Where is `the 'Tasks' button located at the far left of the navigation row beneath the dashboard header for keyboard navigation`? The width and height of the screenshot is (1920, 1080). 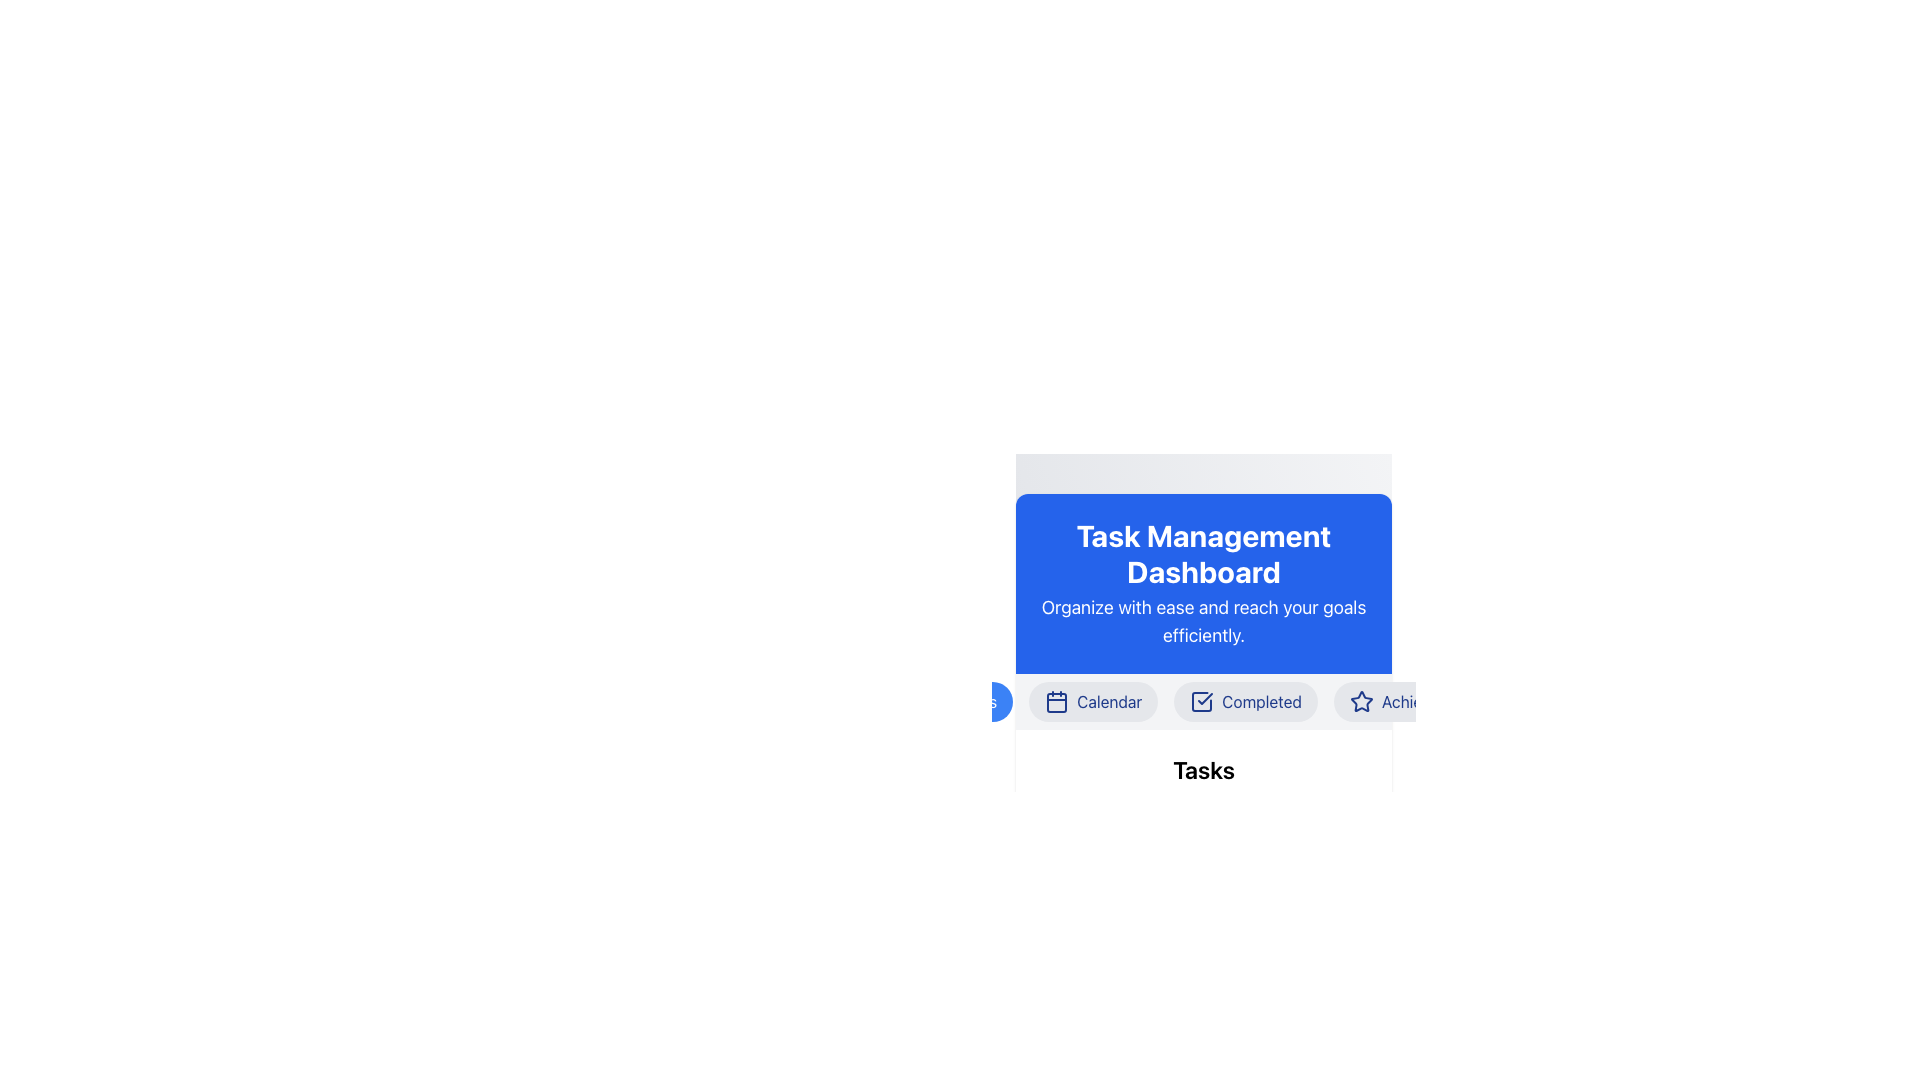 the 'Tasks' button located at the far left of the navigation row beneath the dashboard header for keyboard navigation is located at coordinates (960, 701).